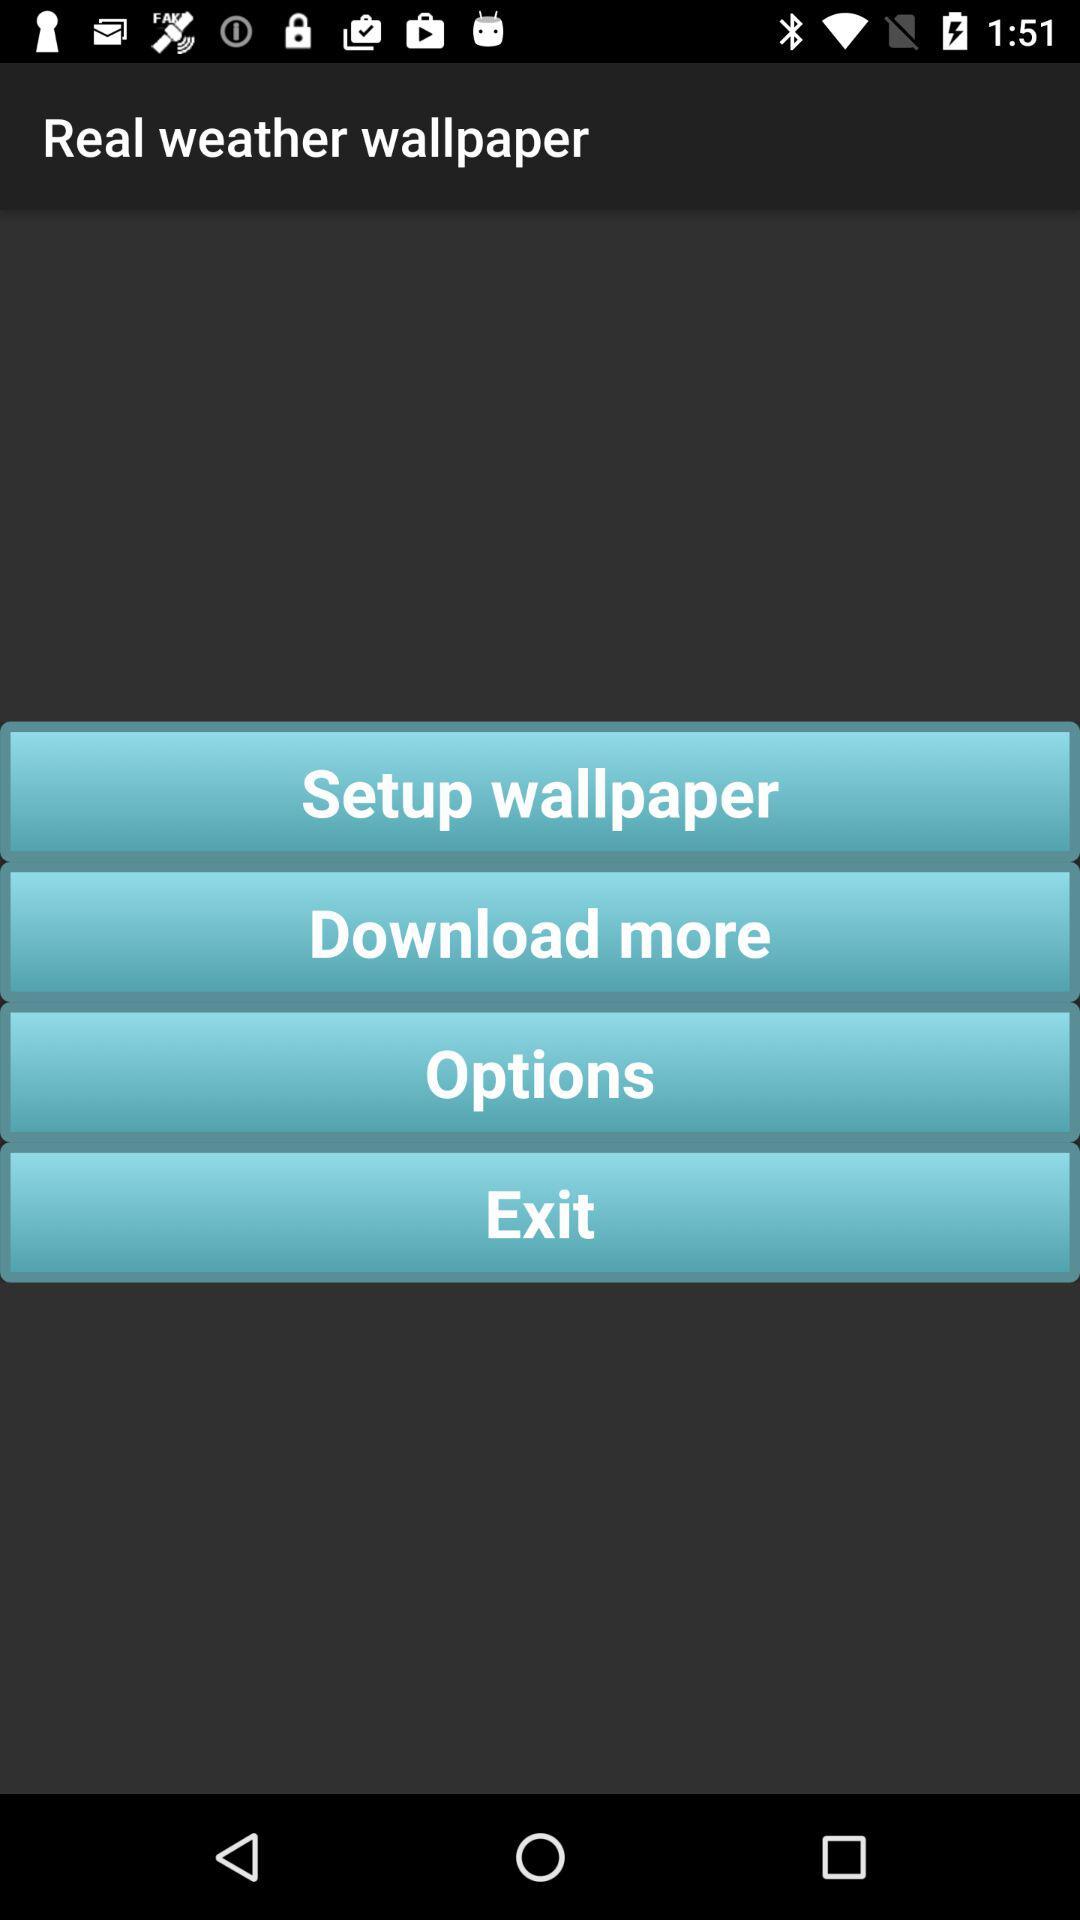 The image size is (1080, 1920). I want to click on the icon below options item, so click(540, 1211).